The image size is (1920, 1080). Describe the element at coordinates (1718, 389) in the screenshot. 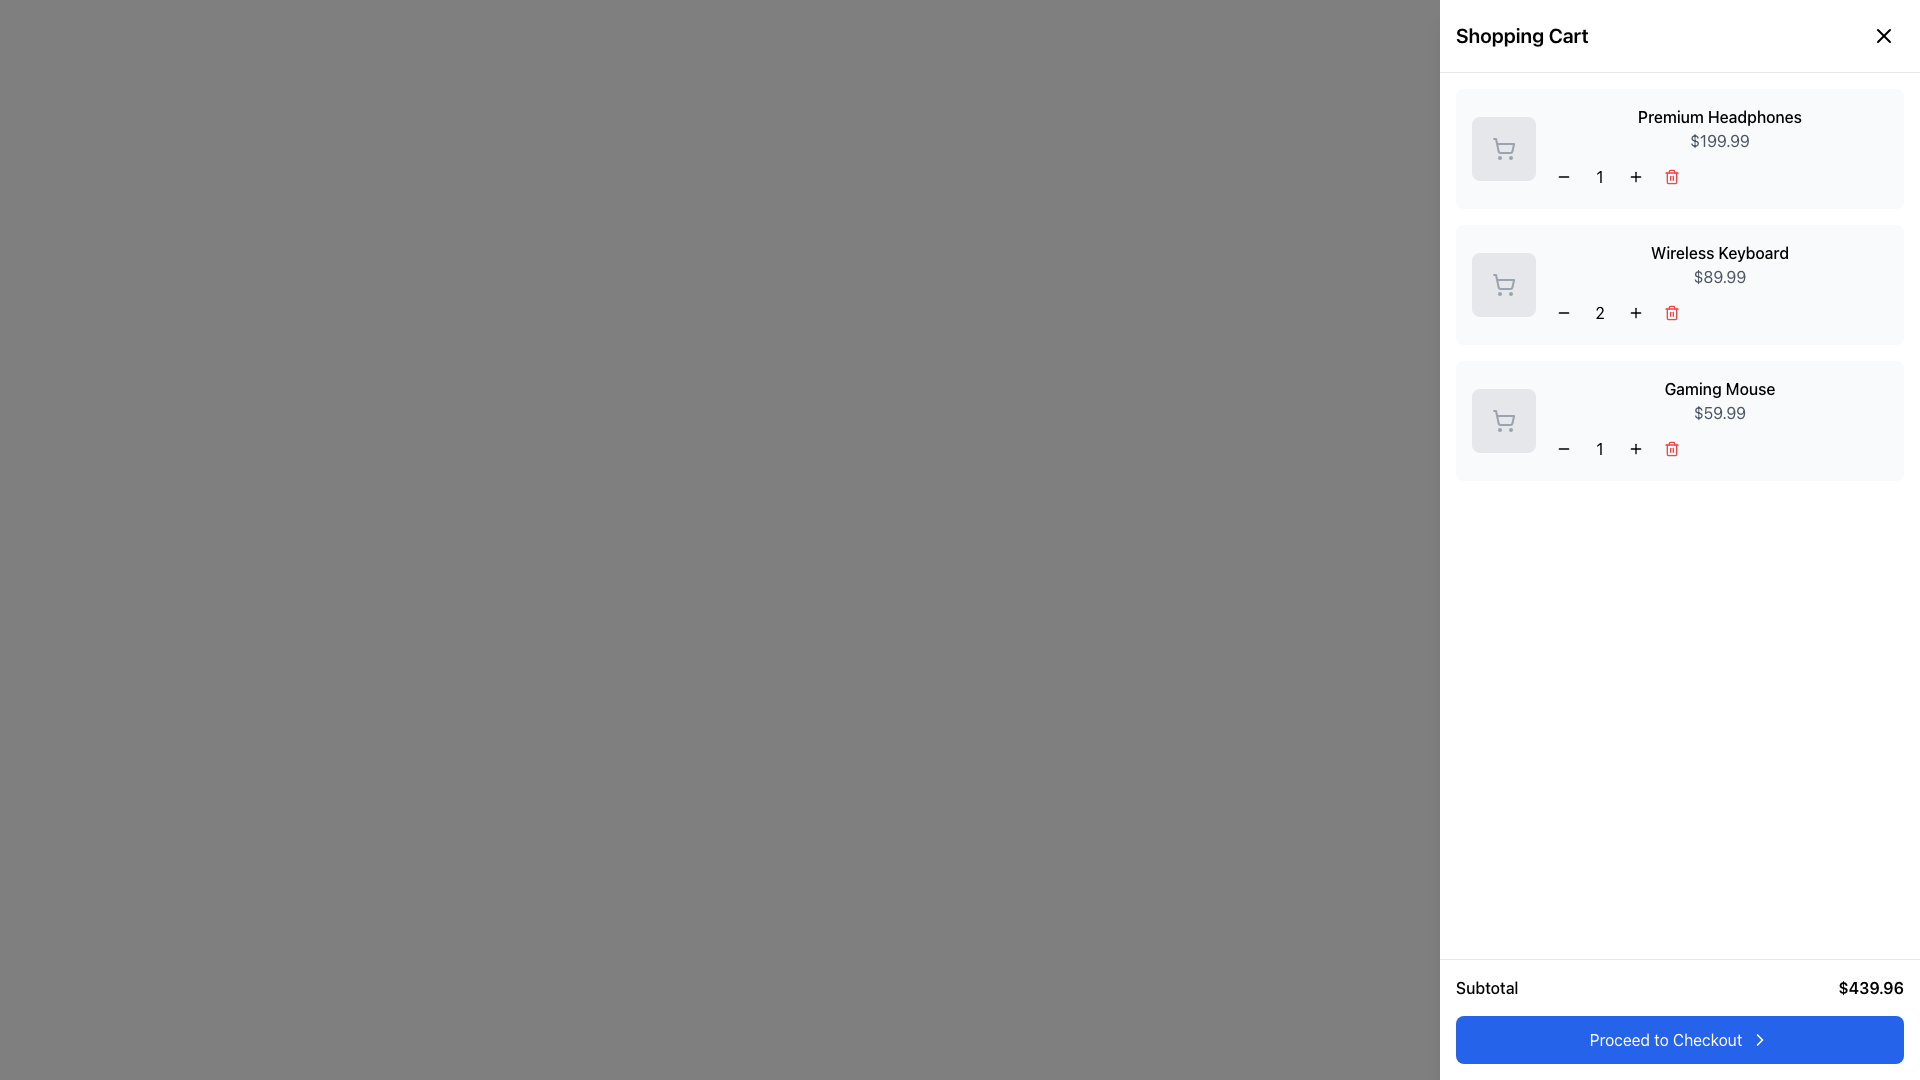

I see `the 'Gaming Mouse' label, which is displayed in a bold font and is located in the shopping cart panel, under 'Wireless Keyboard' and above the price '$59.99'` at that location.